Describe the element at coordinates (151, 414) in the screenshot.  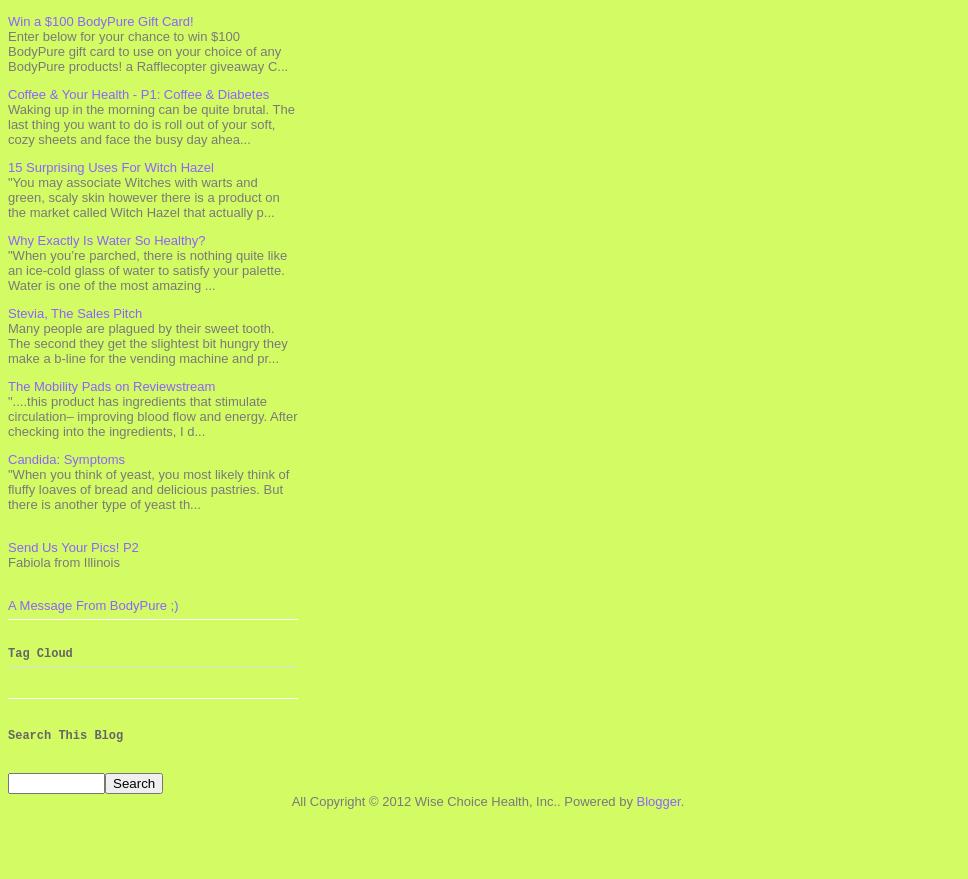
I see `'"....this product has ingredients that stimulate circulation– improving blood flow and energy. After checking into the ingredients, I d...'` at that location.